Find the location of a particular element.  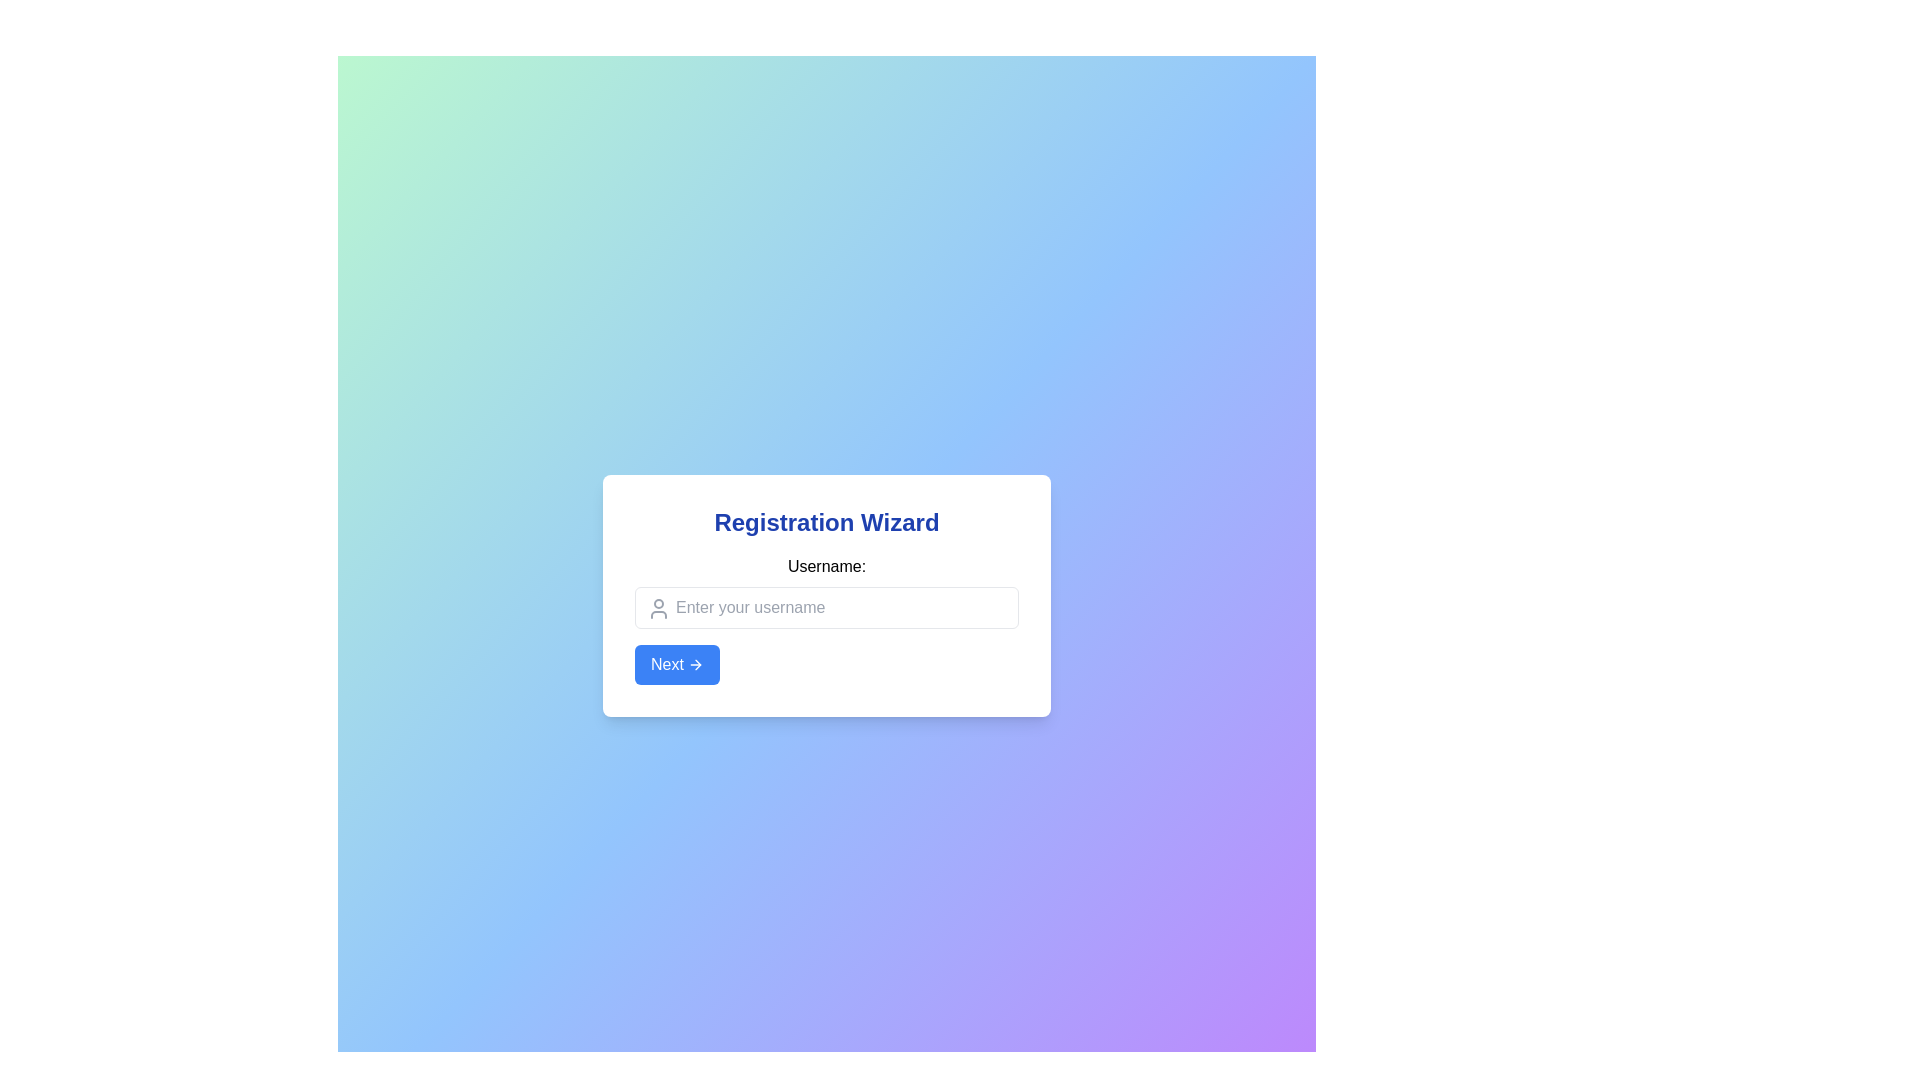

the user icon, which is a gray circular head and shoulders outline, located on the leftmost side of the username input field is located at coordinates (658, 608).